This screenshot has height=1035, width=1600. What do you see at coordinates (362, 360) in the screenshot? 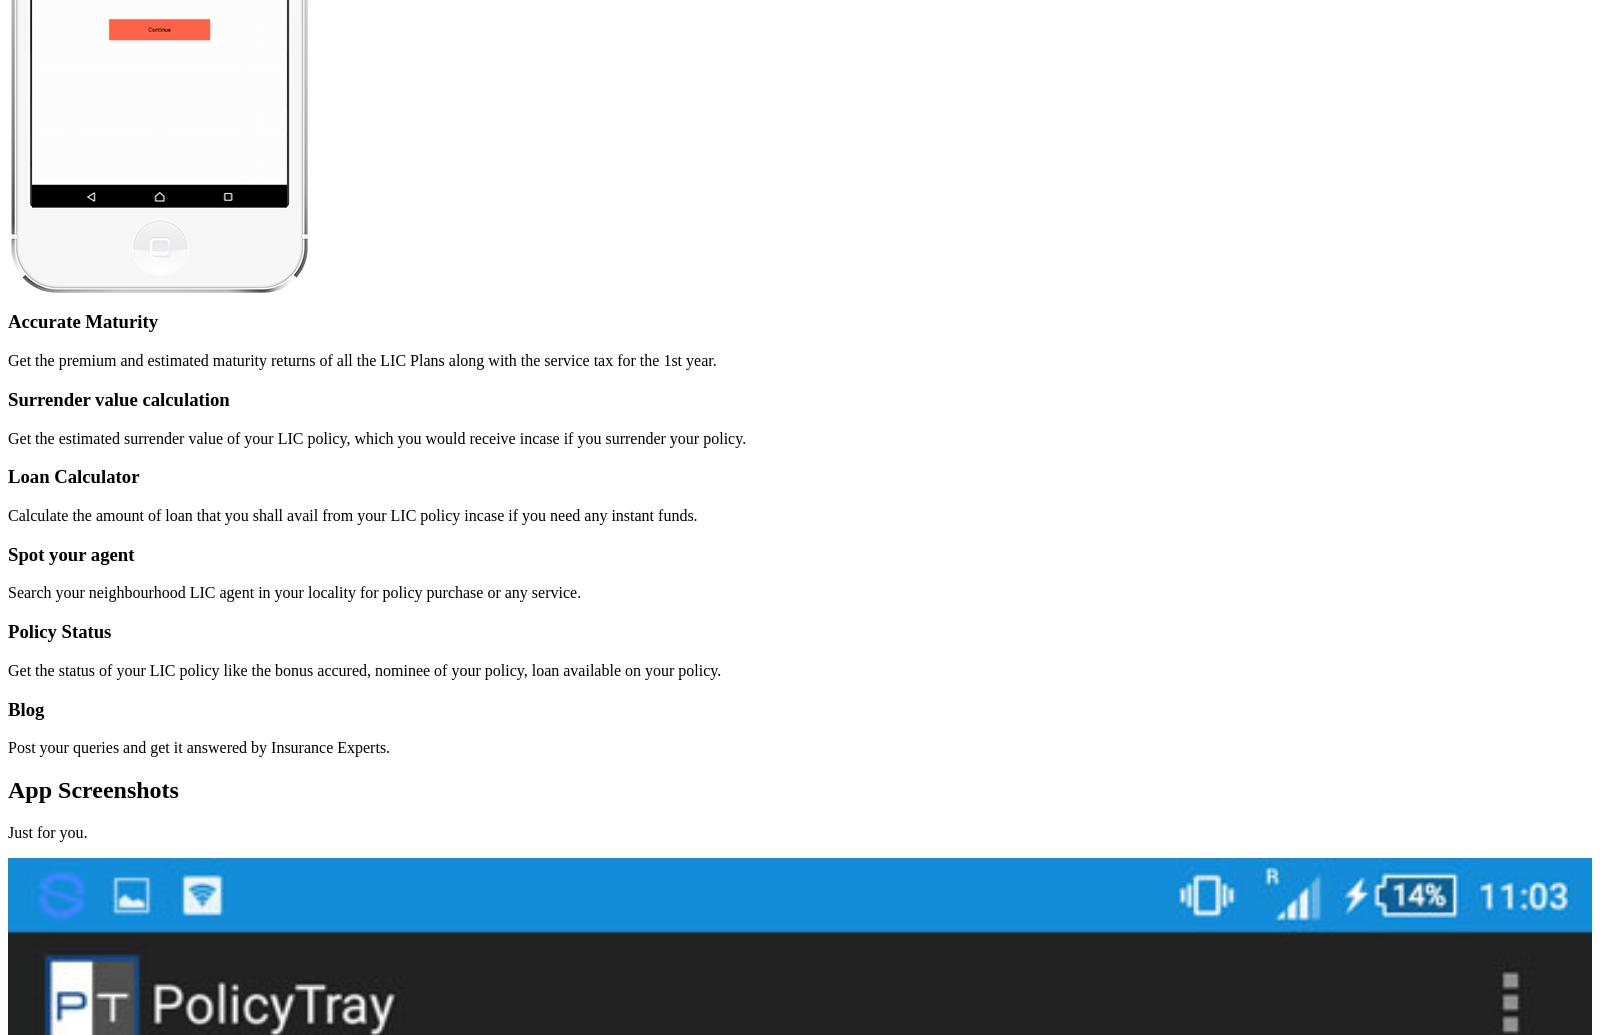
I see `'Get the premium and estimated maturity returns of all the LIC Plans along with the service tax for the 1st year.'` at bounding box center [362, 360].